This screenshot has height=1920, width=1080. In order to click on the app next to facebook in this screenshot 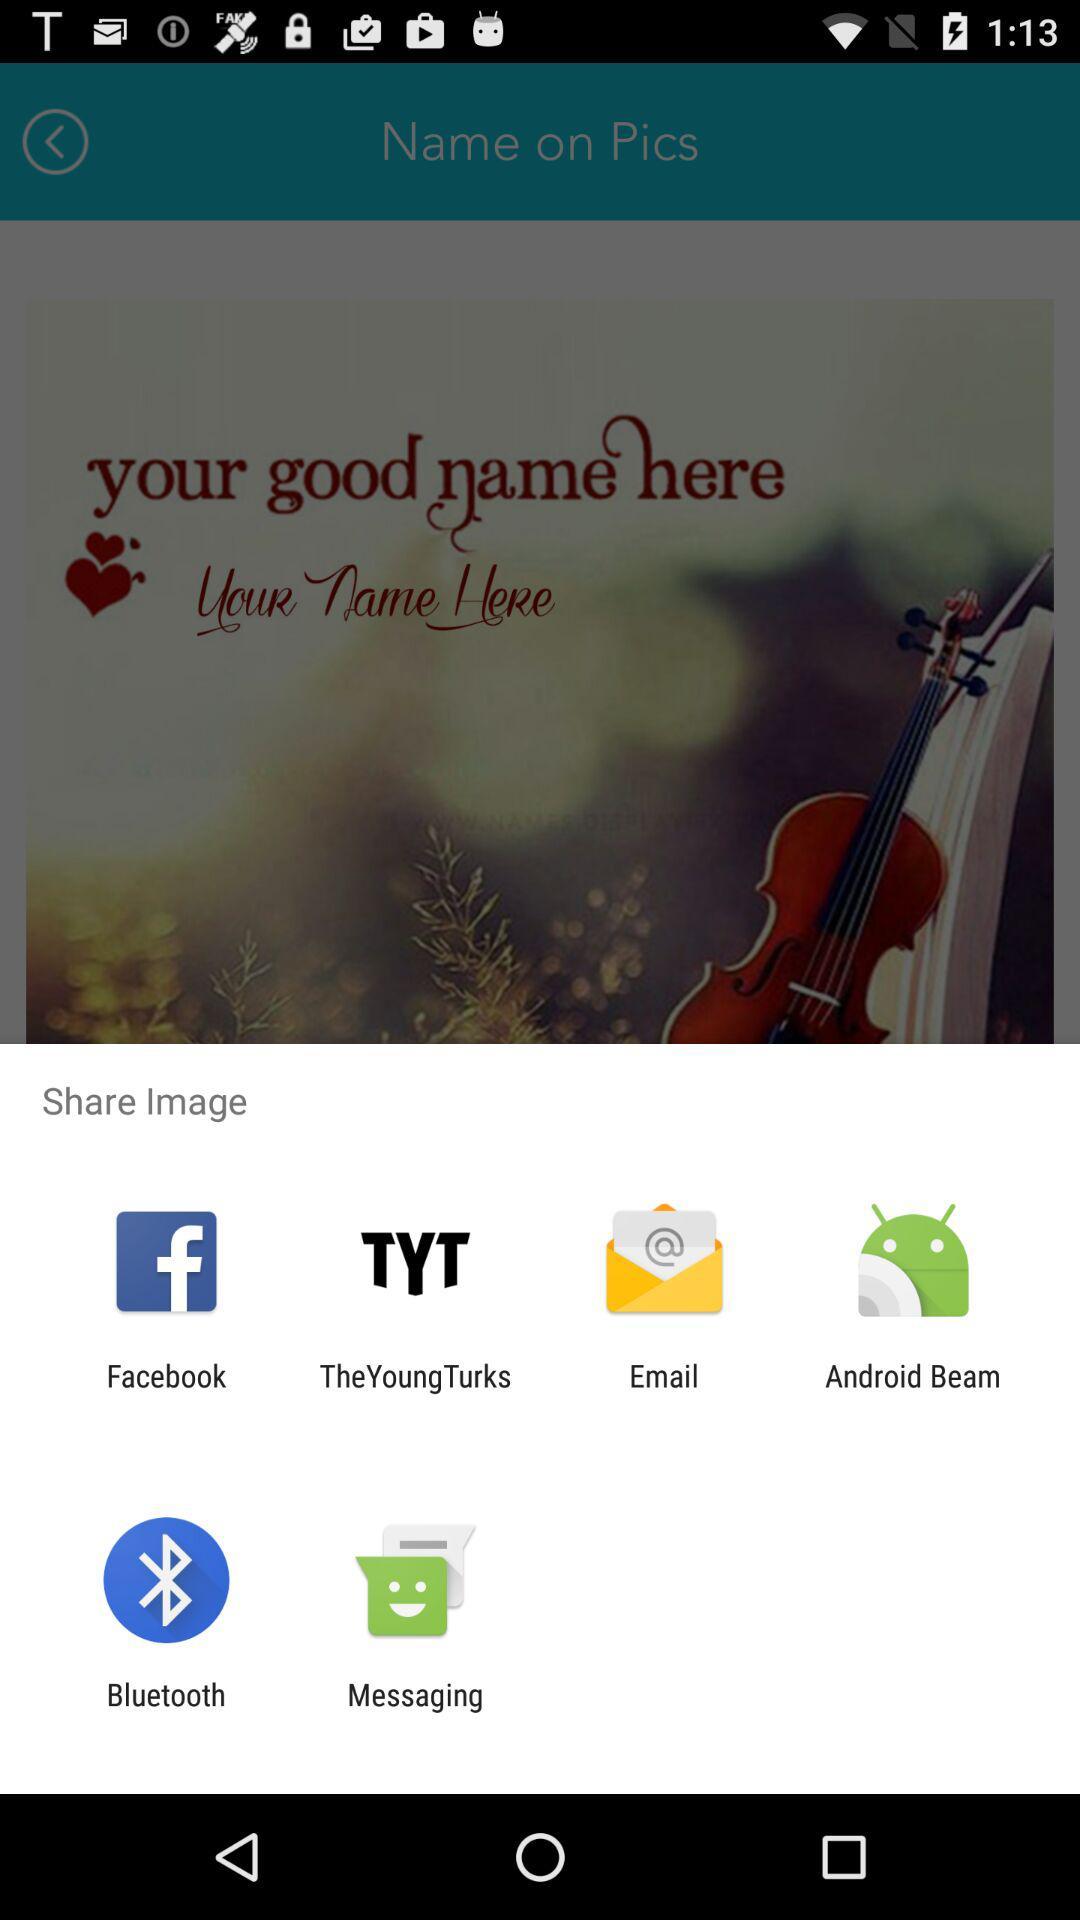, I will do `click(414, 1392)`.